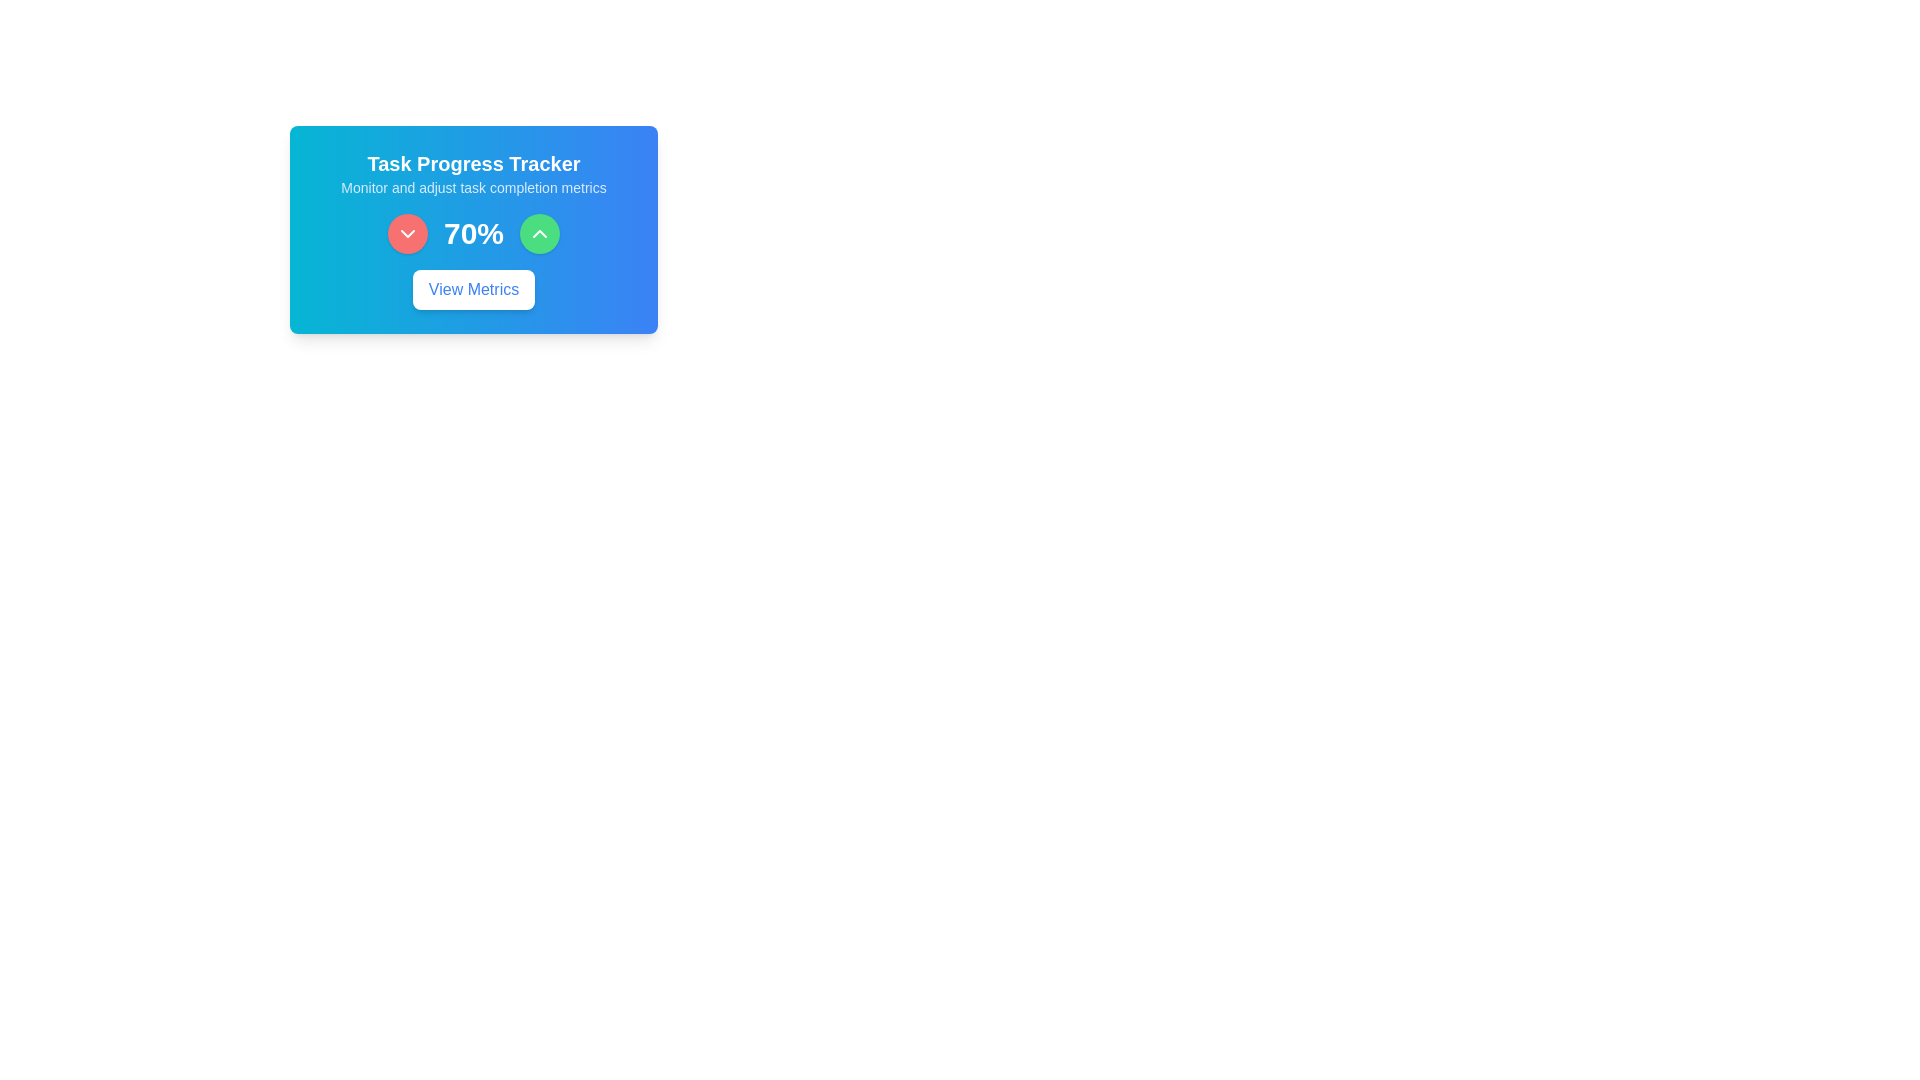 This screenshot has height=1080, width=1920. What do you see at coordinates (473, 232) in the screenshot?
I see `Text label displaying '70%' in bold white font against a blue background to extract the percentage value` at bounding box center [473, 232].